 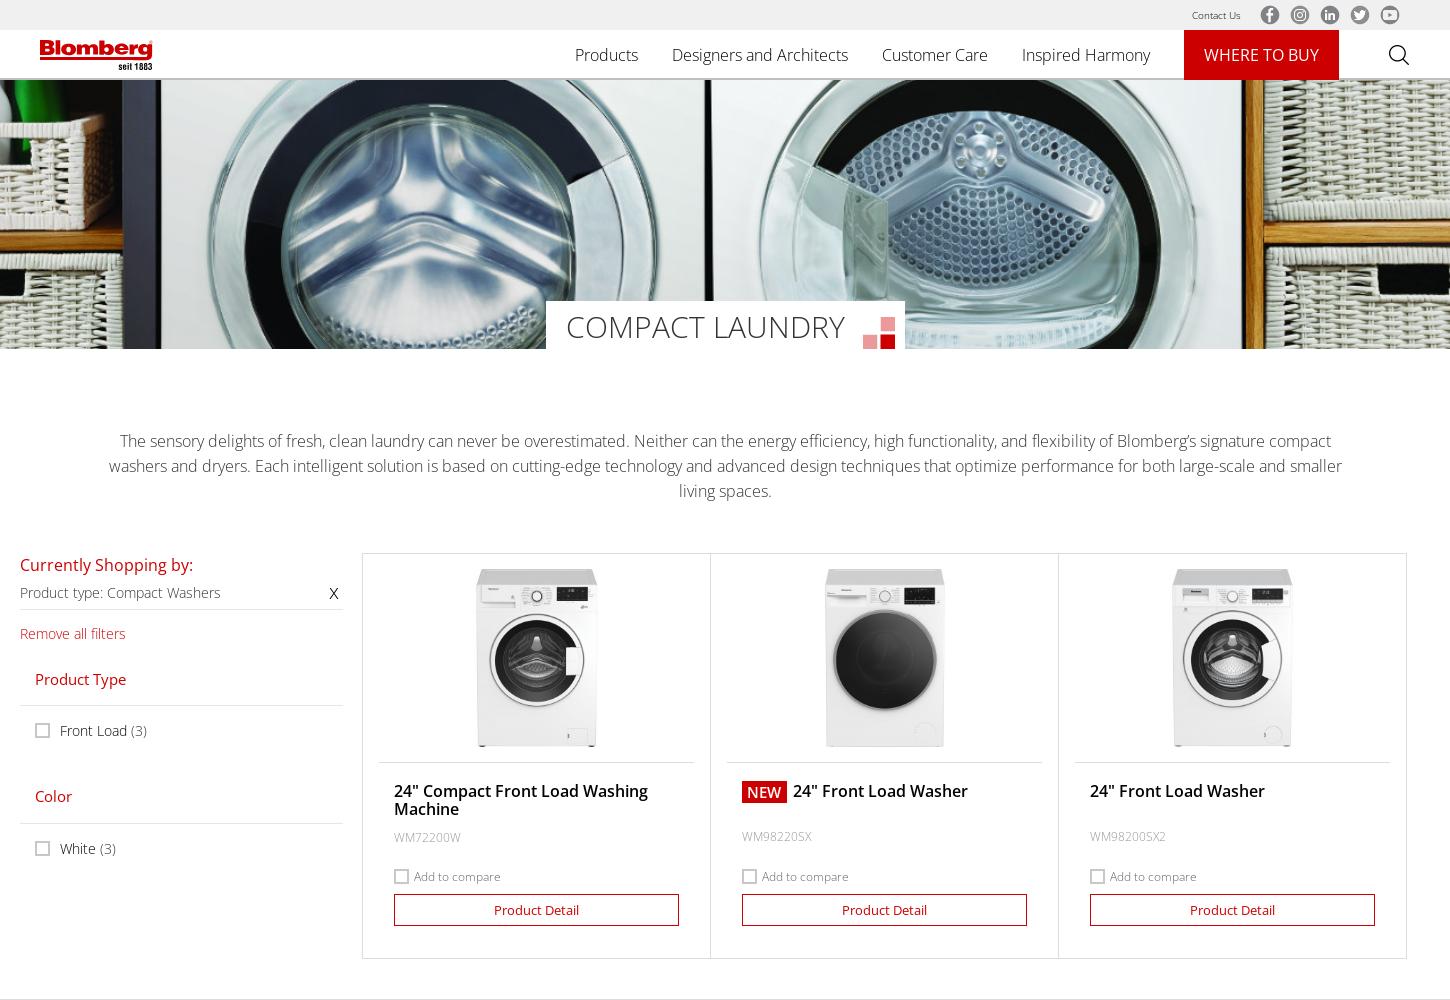 What do you see at coordinates (327, 589) in the screenshot?
I see `'x'` at bounding box center [327, 589].